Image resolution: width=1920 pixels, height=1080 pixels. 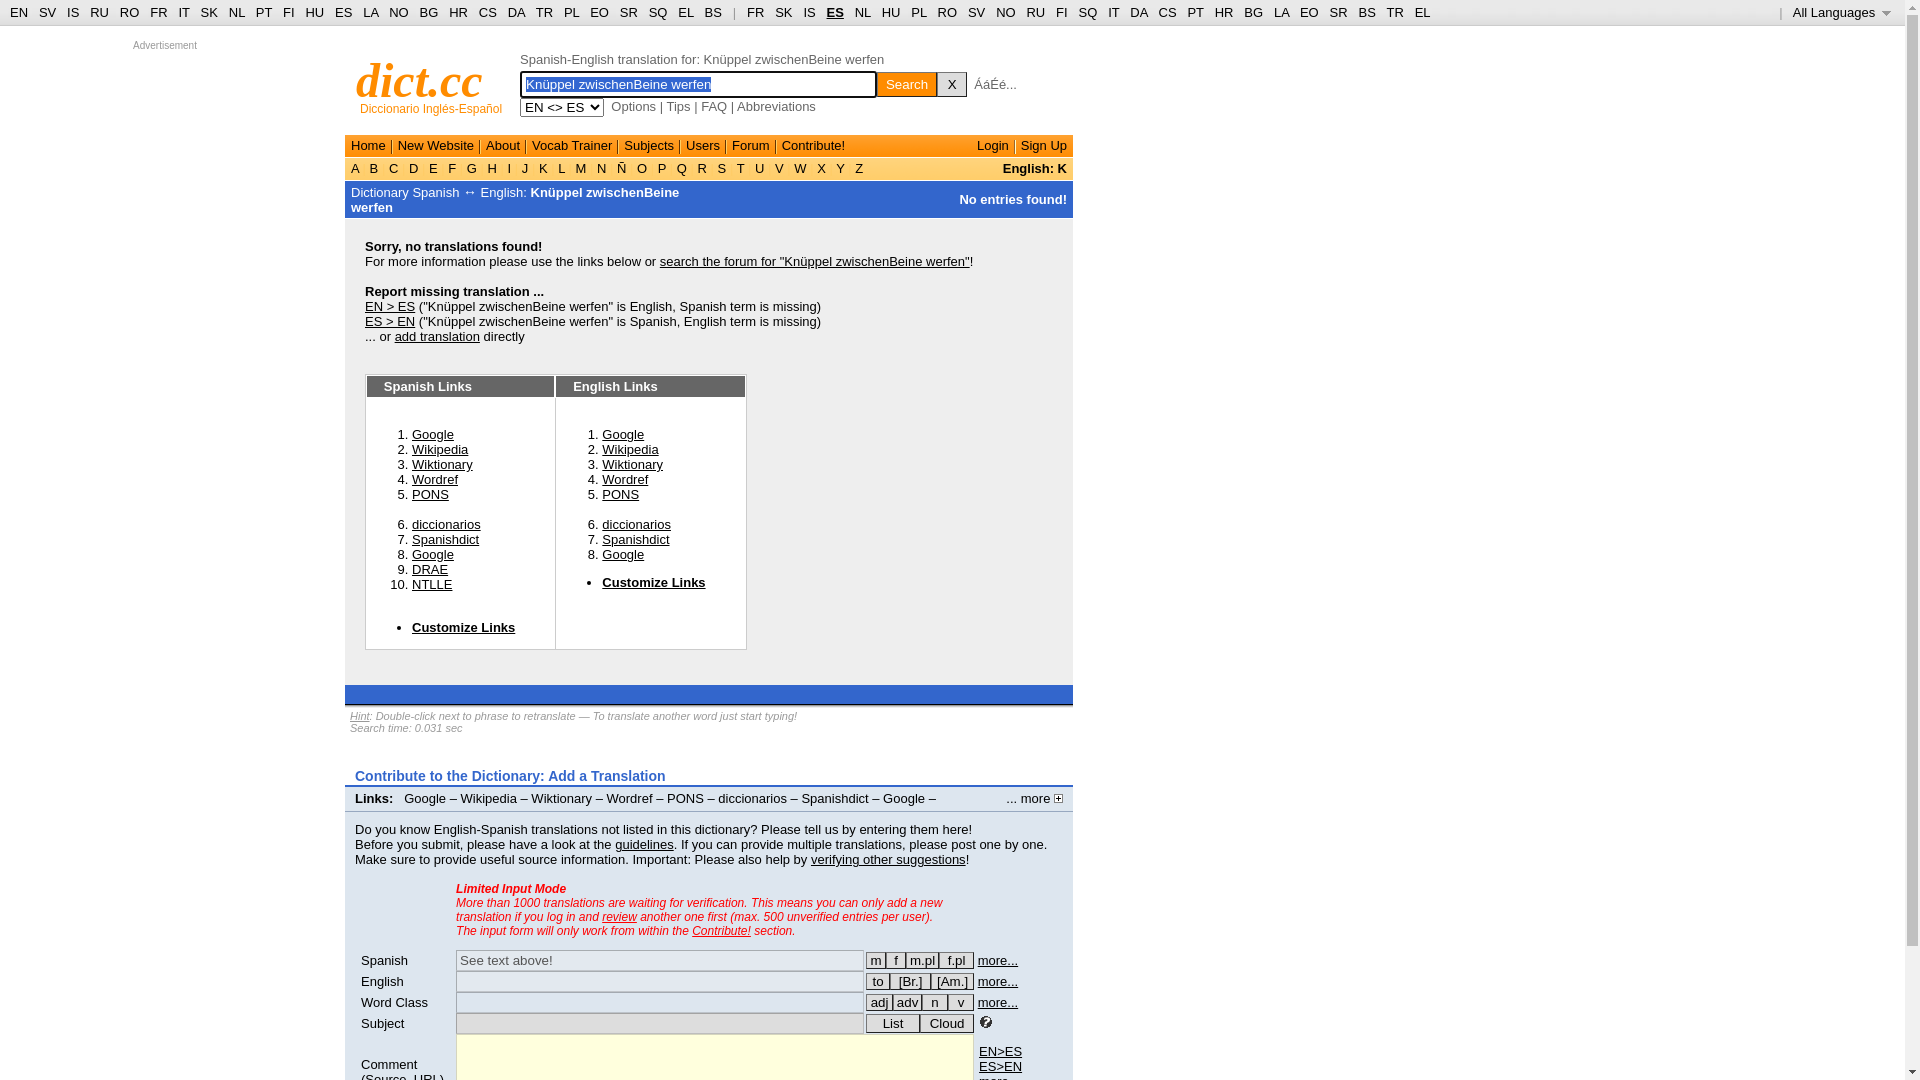 What do you see at coordinates (379, 192) in the screenshot?
I see `'Dictionary'` at bounding box center [379, 192].